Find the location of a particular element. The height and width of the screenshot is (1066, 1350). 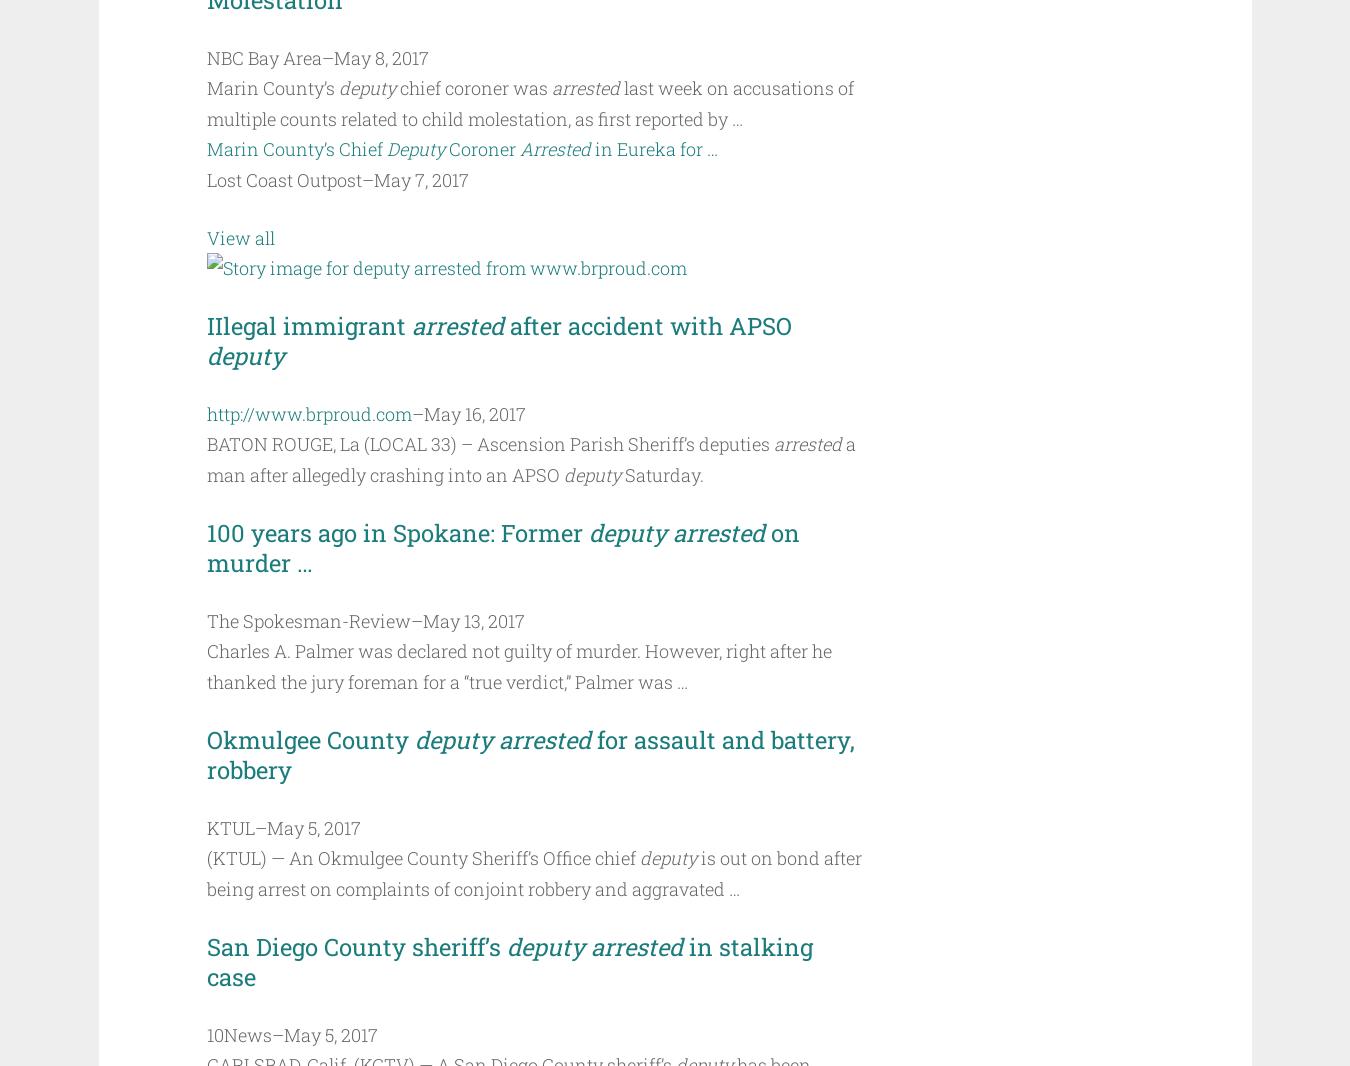

'100 years ago in Spokane: Former' is located at coordinates (397, 532).